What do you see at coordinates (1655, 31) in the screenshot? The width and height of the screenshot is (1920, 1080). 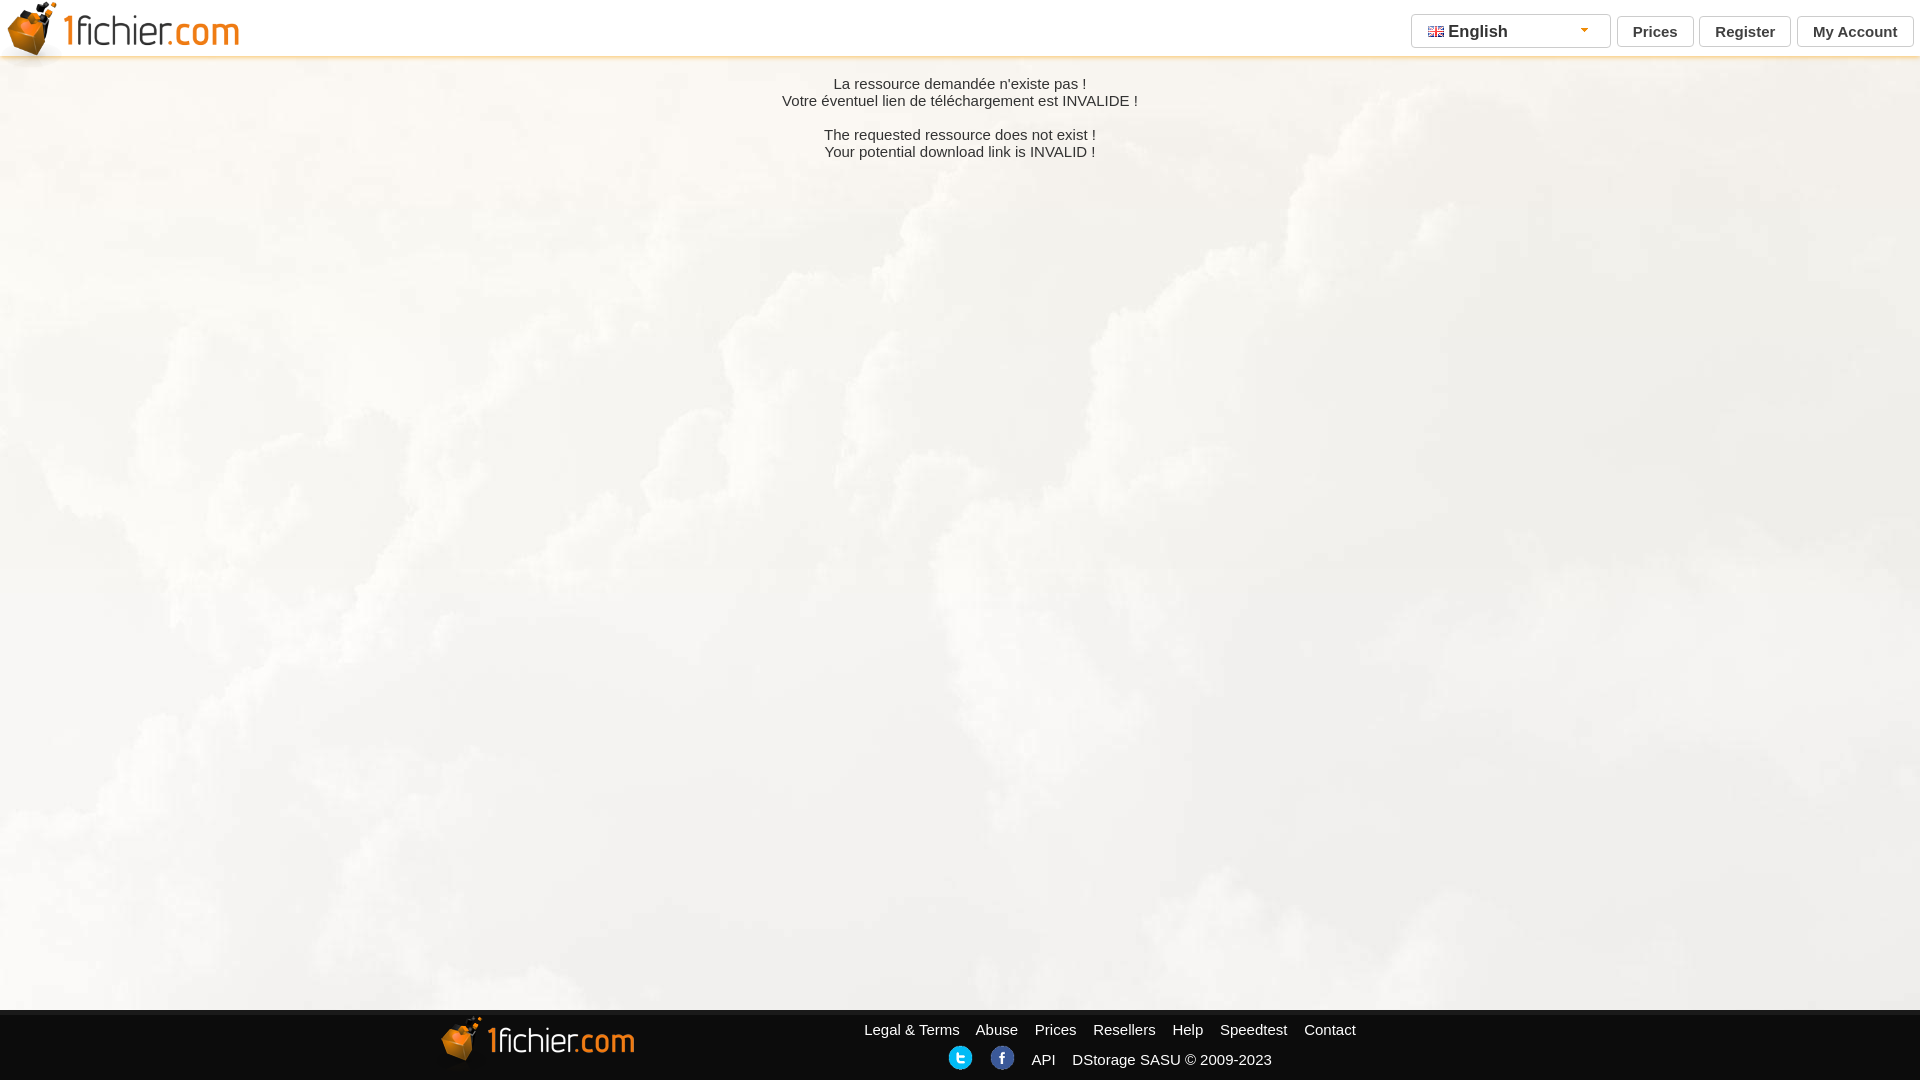 I see `'Prices'` at bounding box center [1655, 31].